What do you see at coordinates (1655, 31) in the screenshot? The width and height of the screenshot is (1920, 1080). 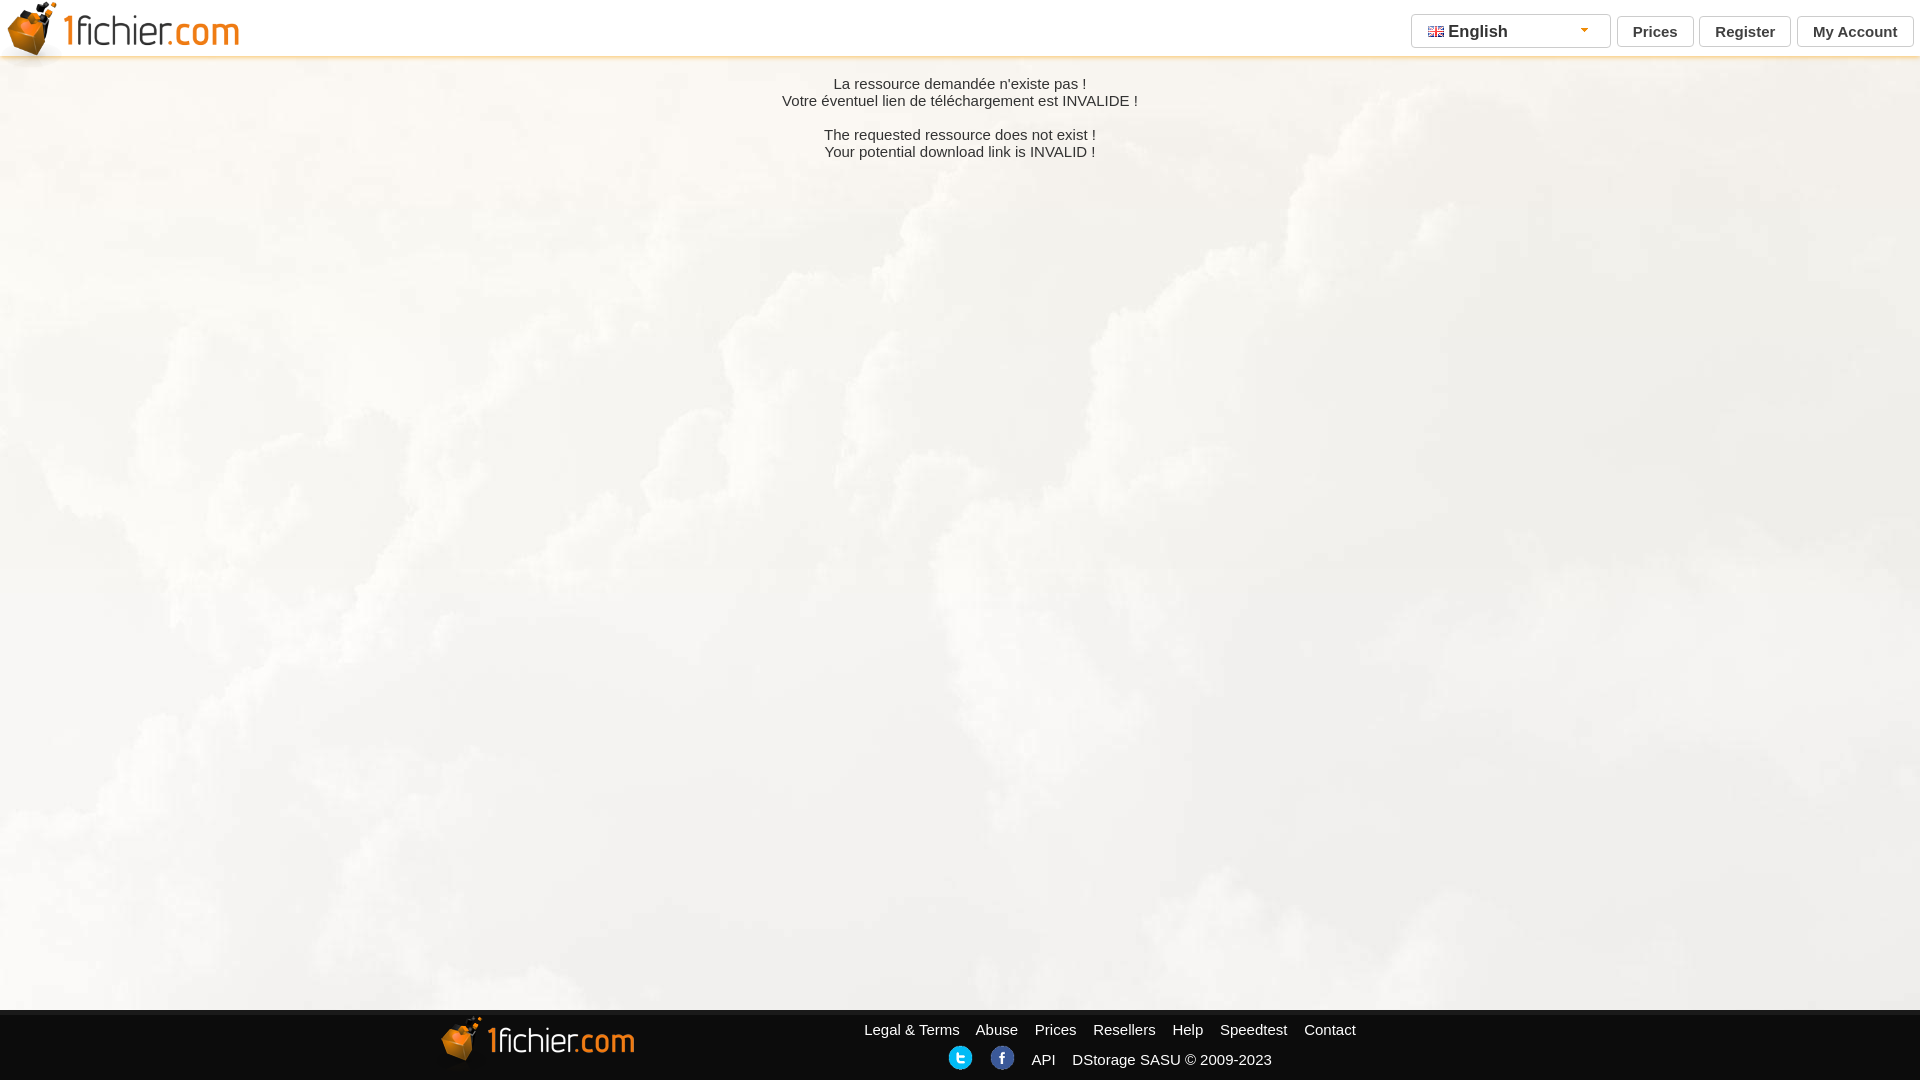 I see `'Prices'` at bounding box center [1655, 31].